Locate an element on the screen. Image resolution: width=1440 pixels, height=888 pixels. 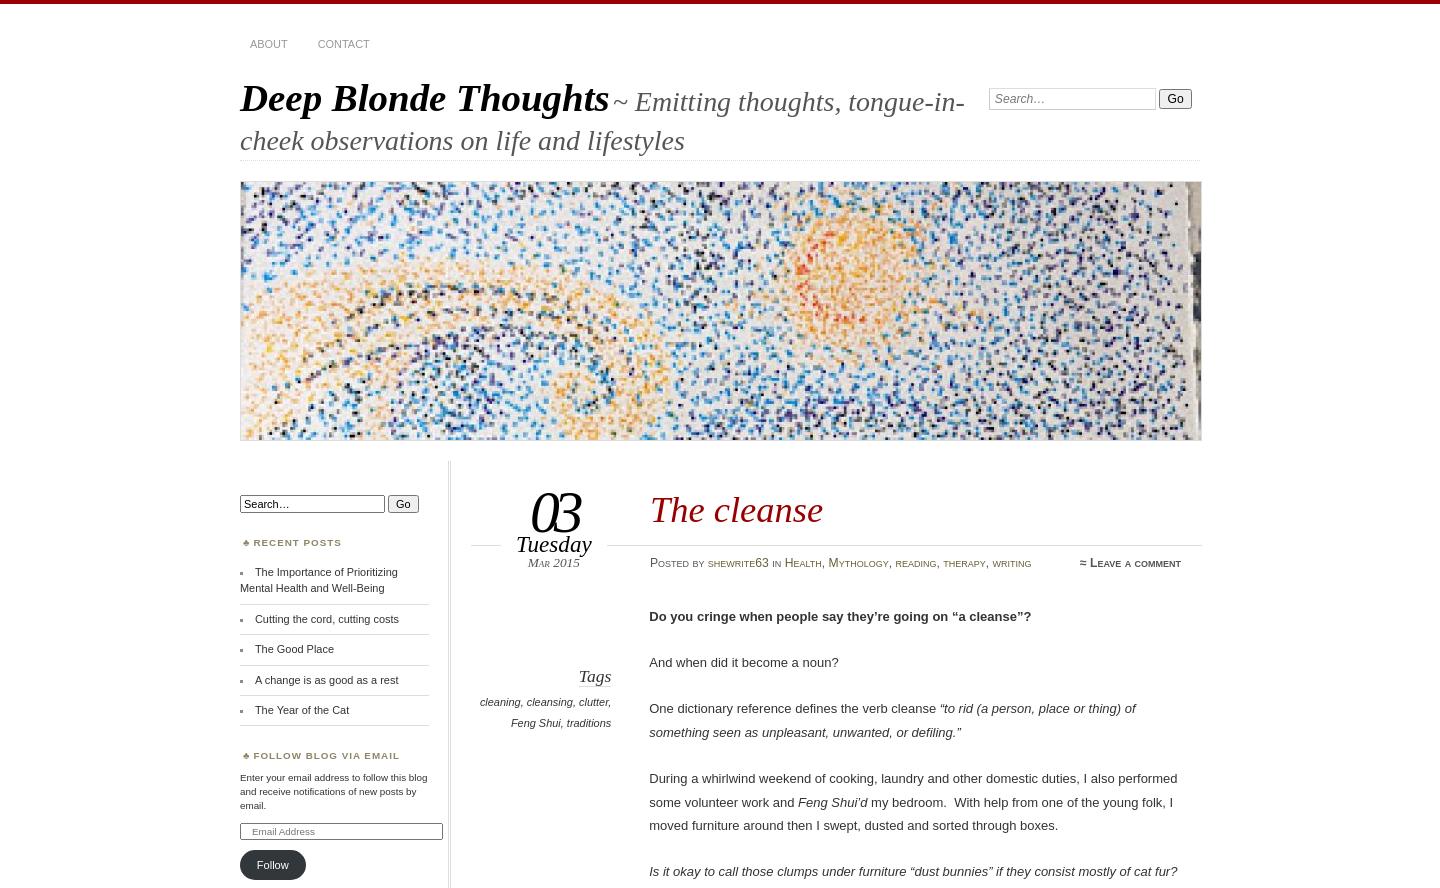
'The cleanse' is located at coordinates (648, 508).